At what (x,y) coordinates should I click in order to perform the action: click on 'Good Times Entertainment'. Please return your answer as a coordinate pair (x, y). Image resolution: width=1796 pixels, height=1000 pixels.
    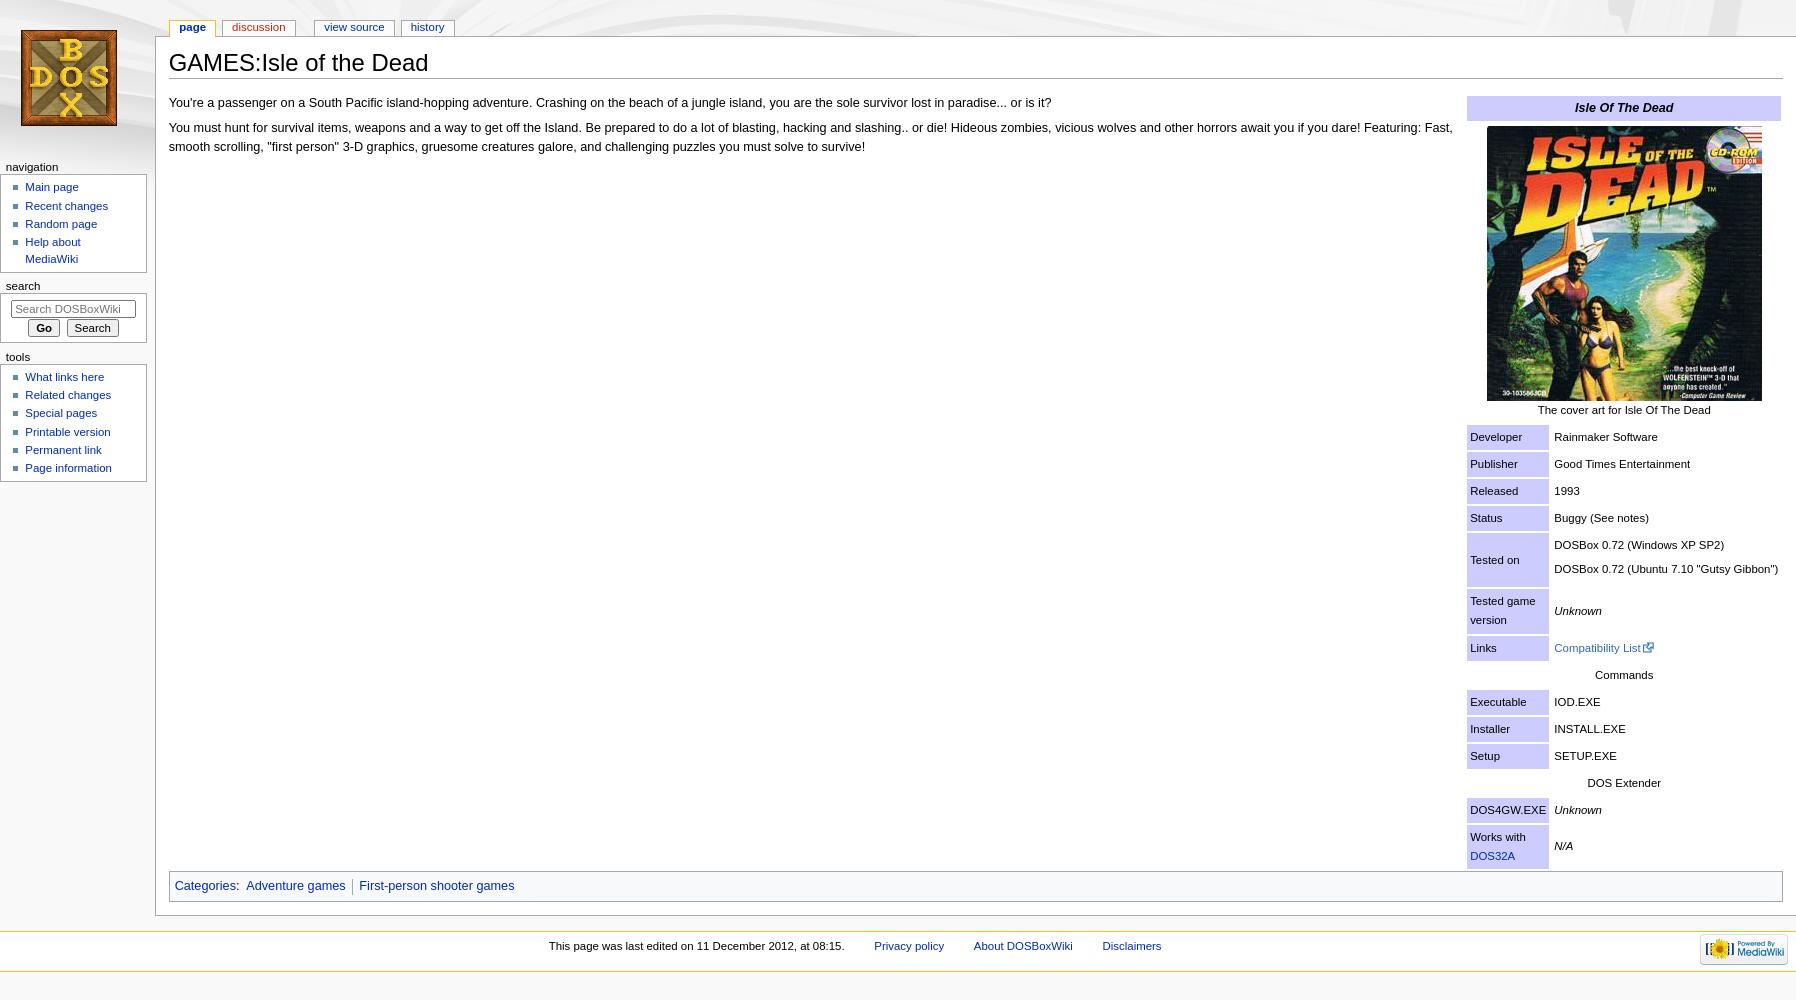
    Looking at the image, I should click on (1621, 462).